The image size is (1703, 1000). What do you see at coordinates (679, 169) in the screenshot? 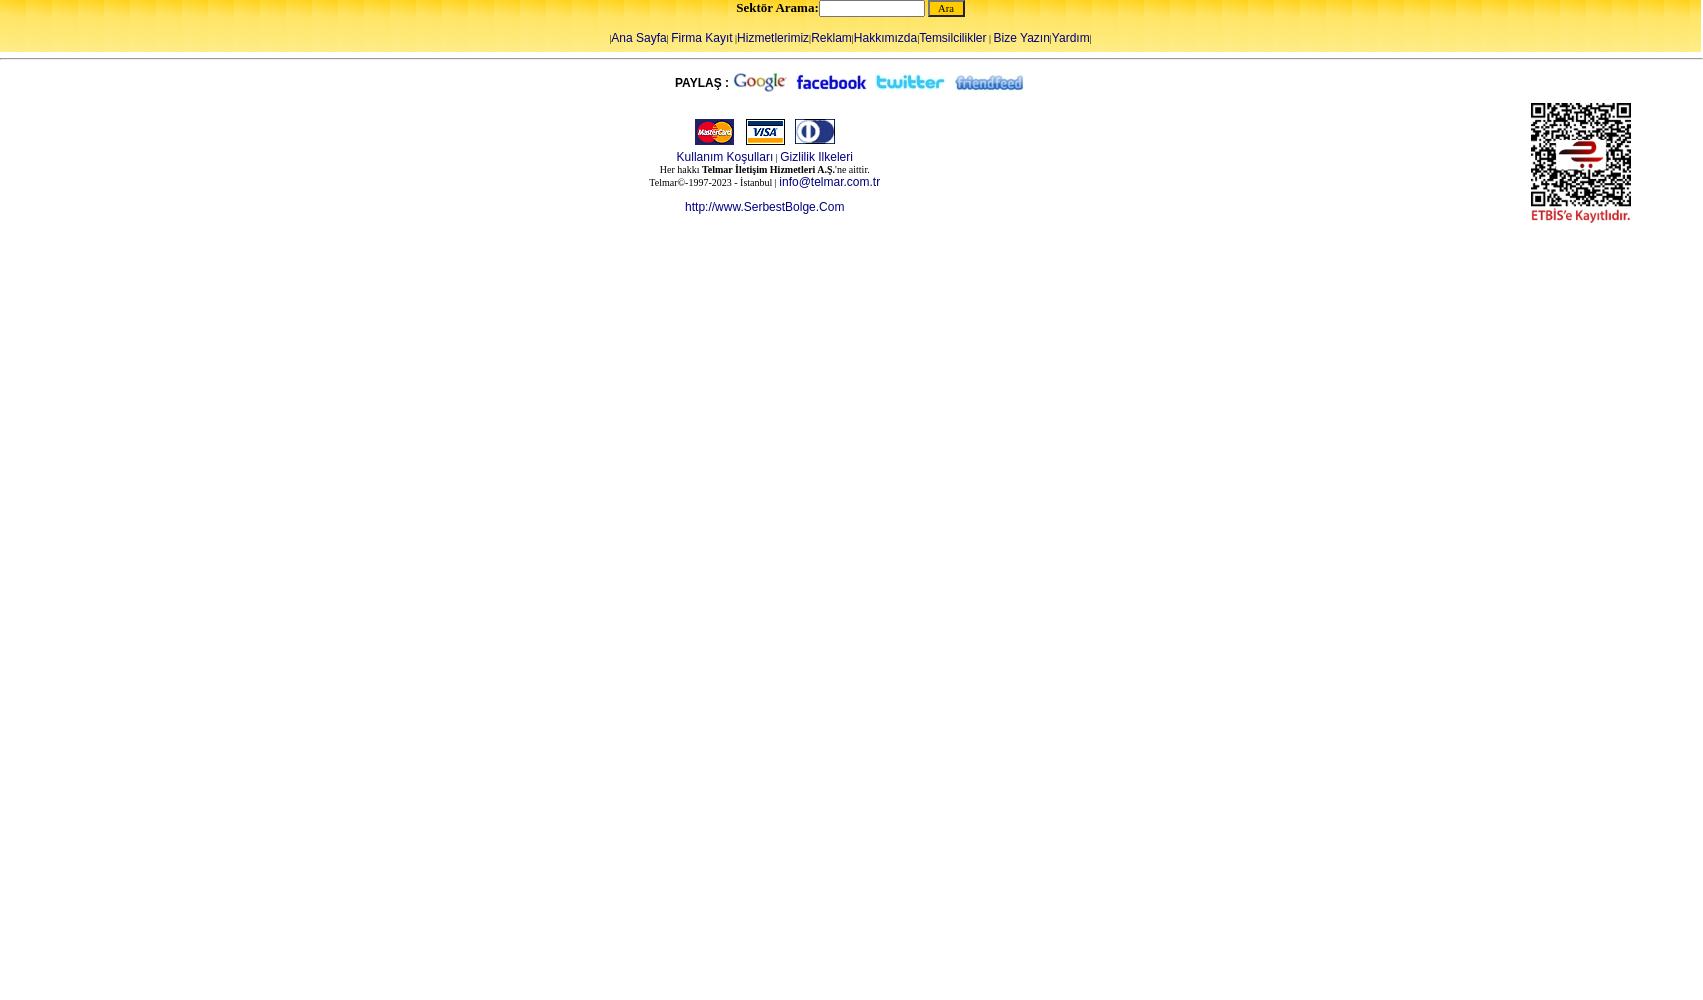
I see `'Her hakkı'` at bounding box center [679, 169].